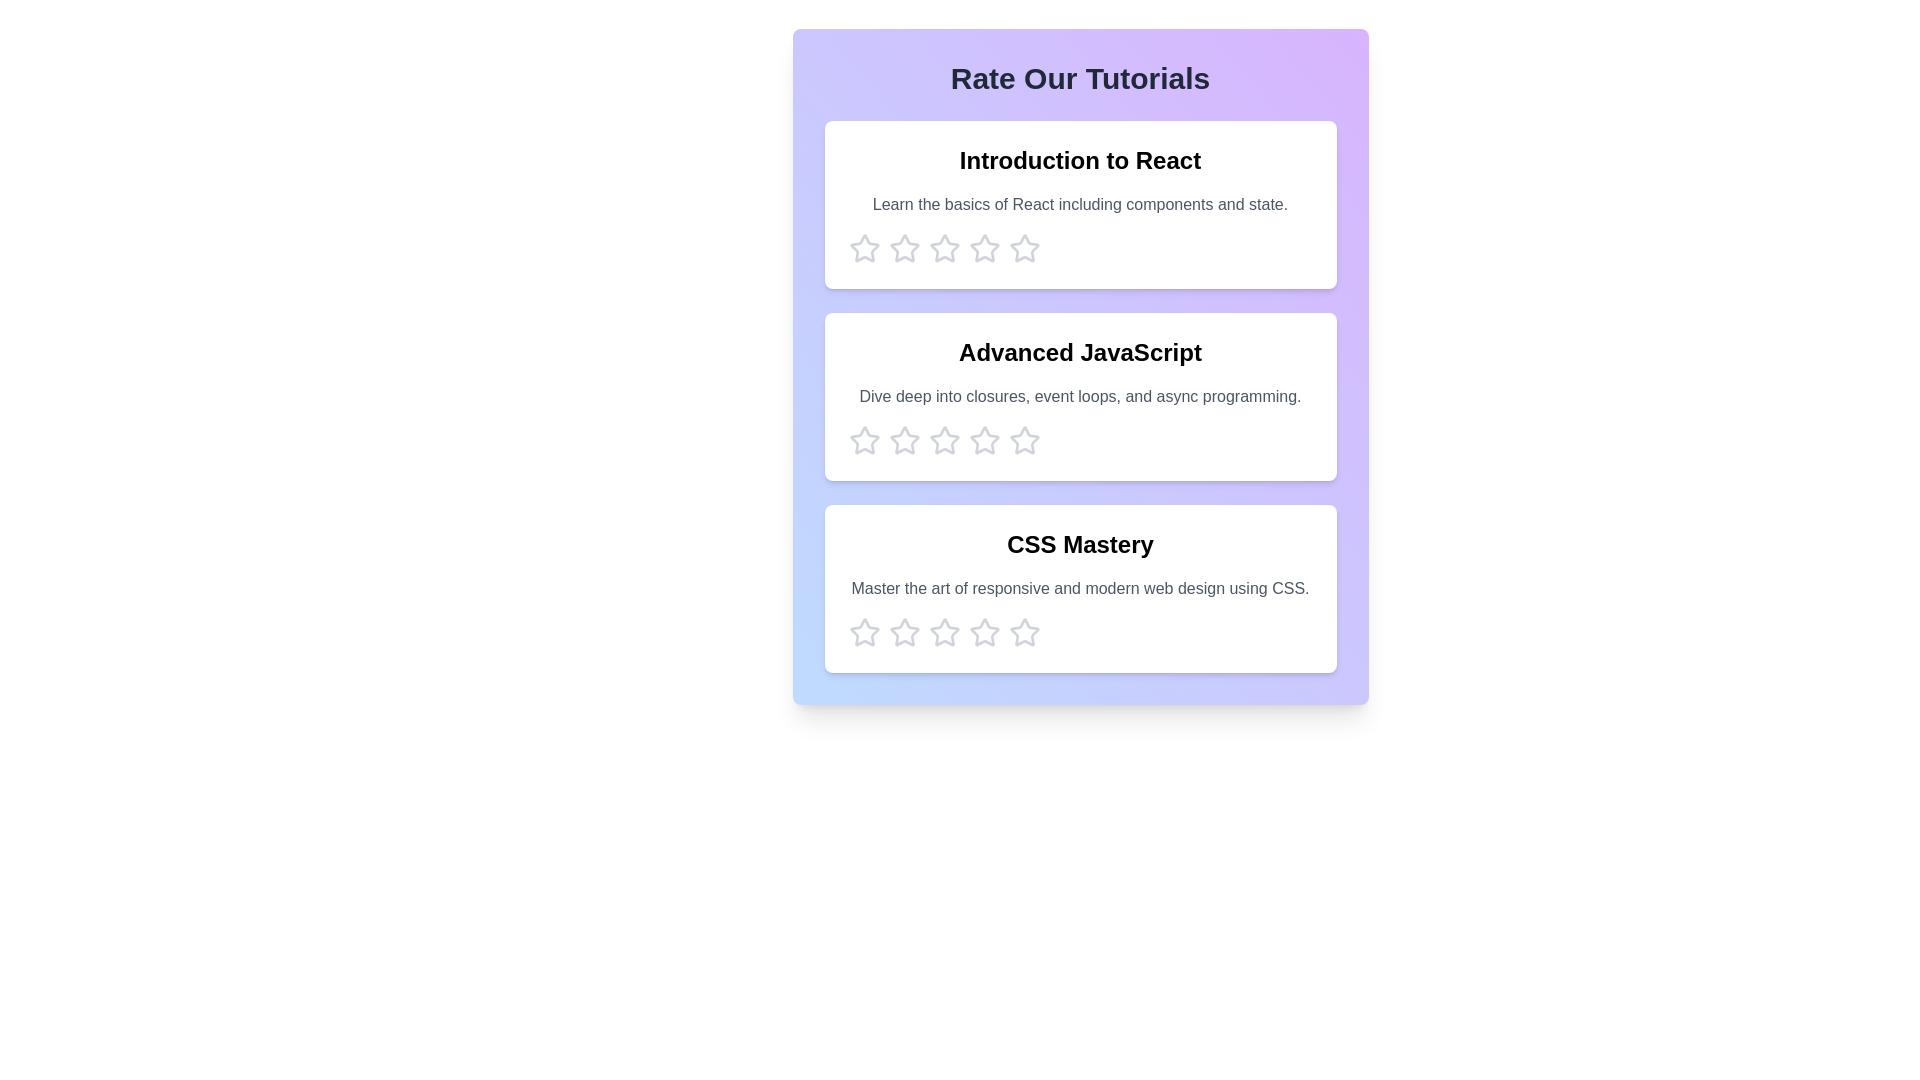 The image size is (1920, 1080). What do you see at coordinates (903, 248) in the screenshot?
I see `the rating for a tutorial to 2 stars` at bounding box center [903, 248].